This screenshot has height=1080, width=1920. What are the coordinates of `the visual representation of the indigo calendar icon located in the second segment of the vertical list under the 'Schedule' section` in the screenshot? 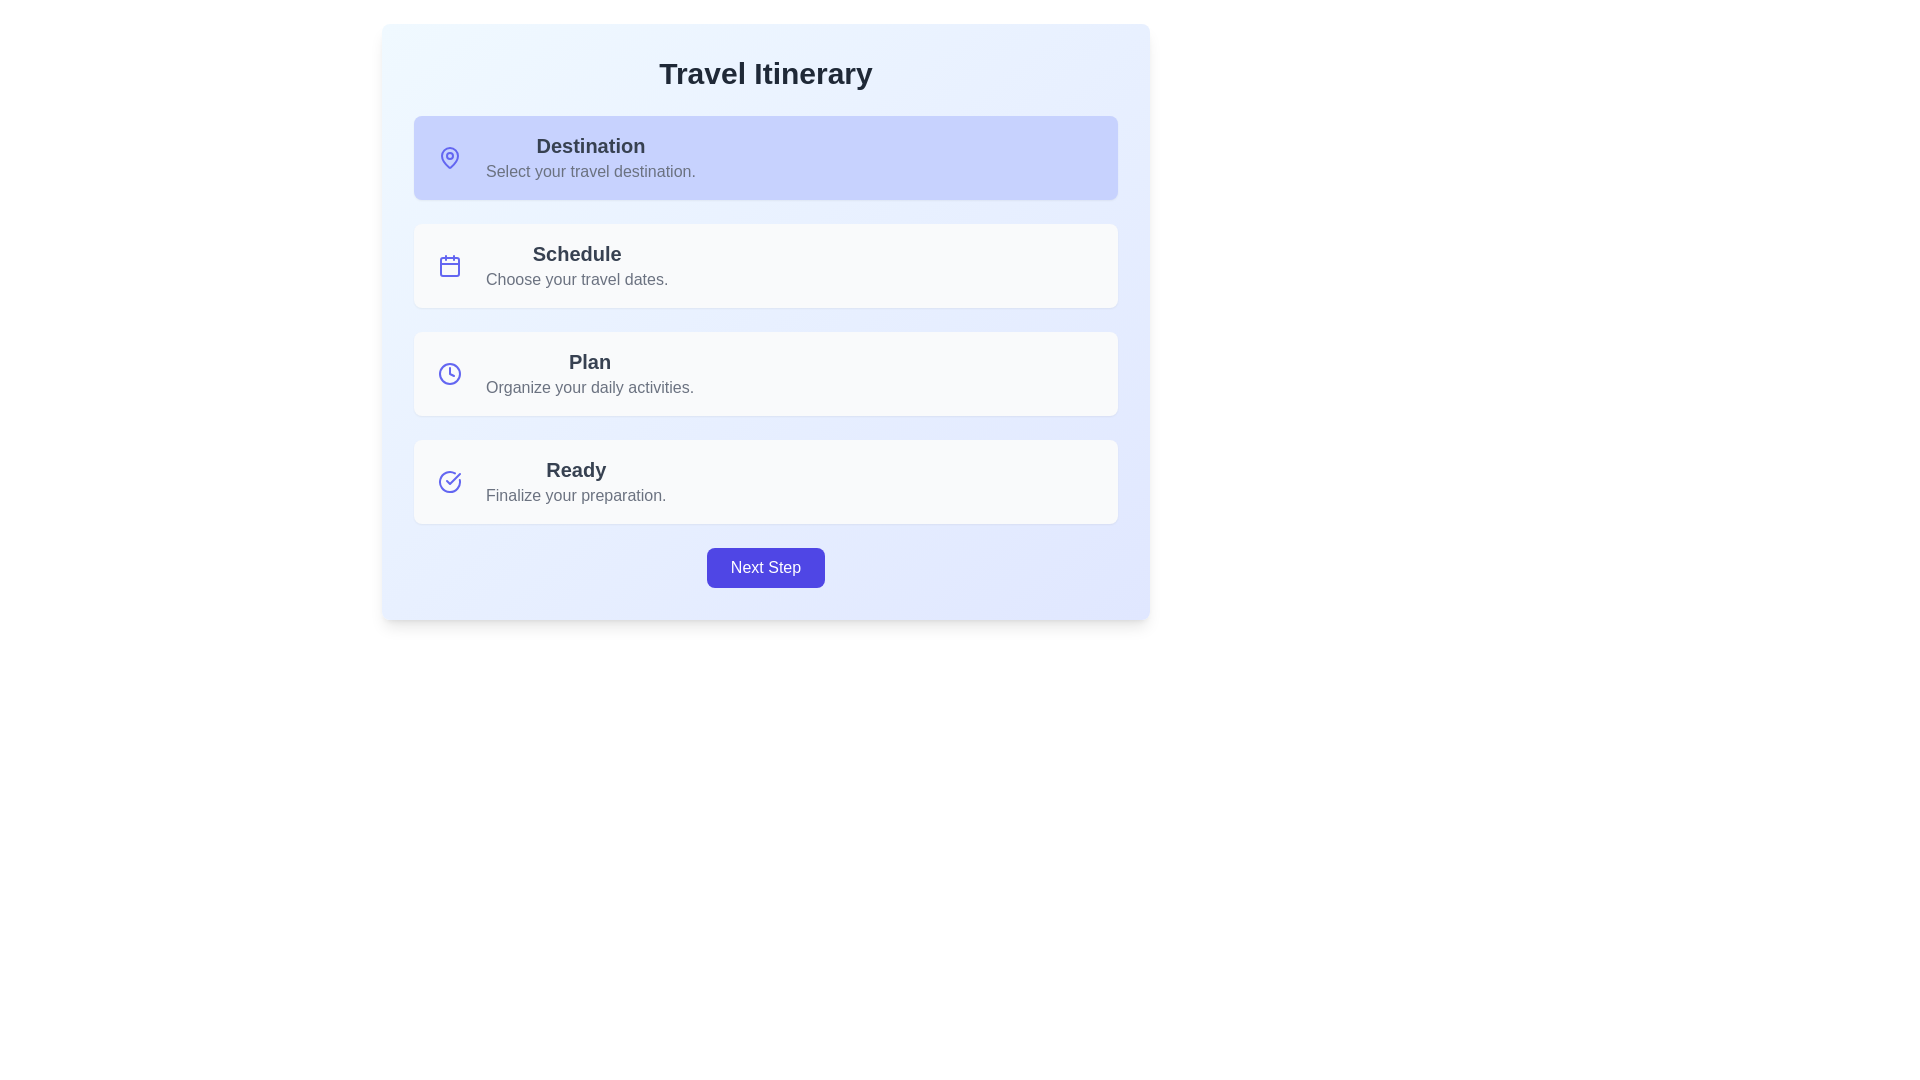 It's located at (449, 265).